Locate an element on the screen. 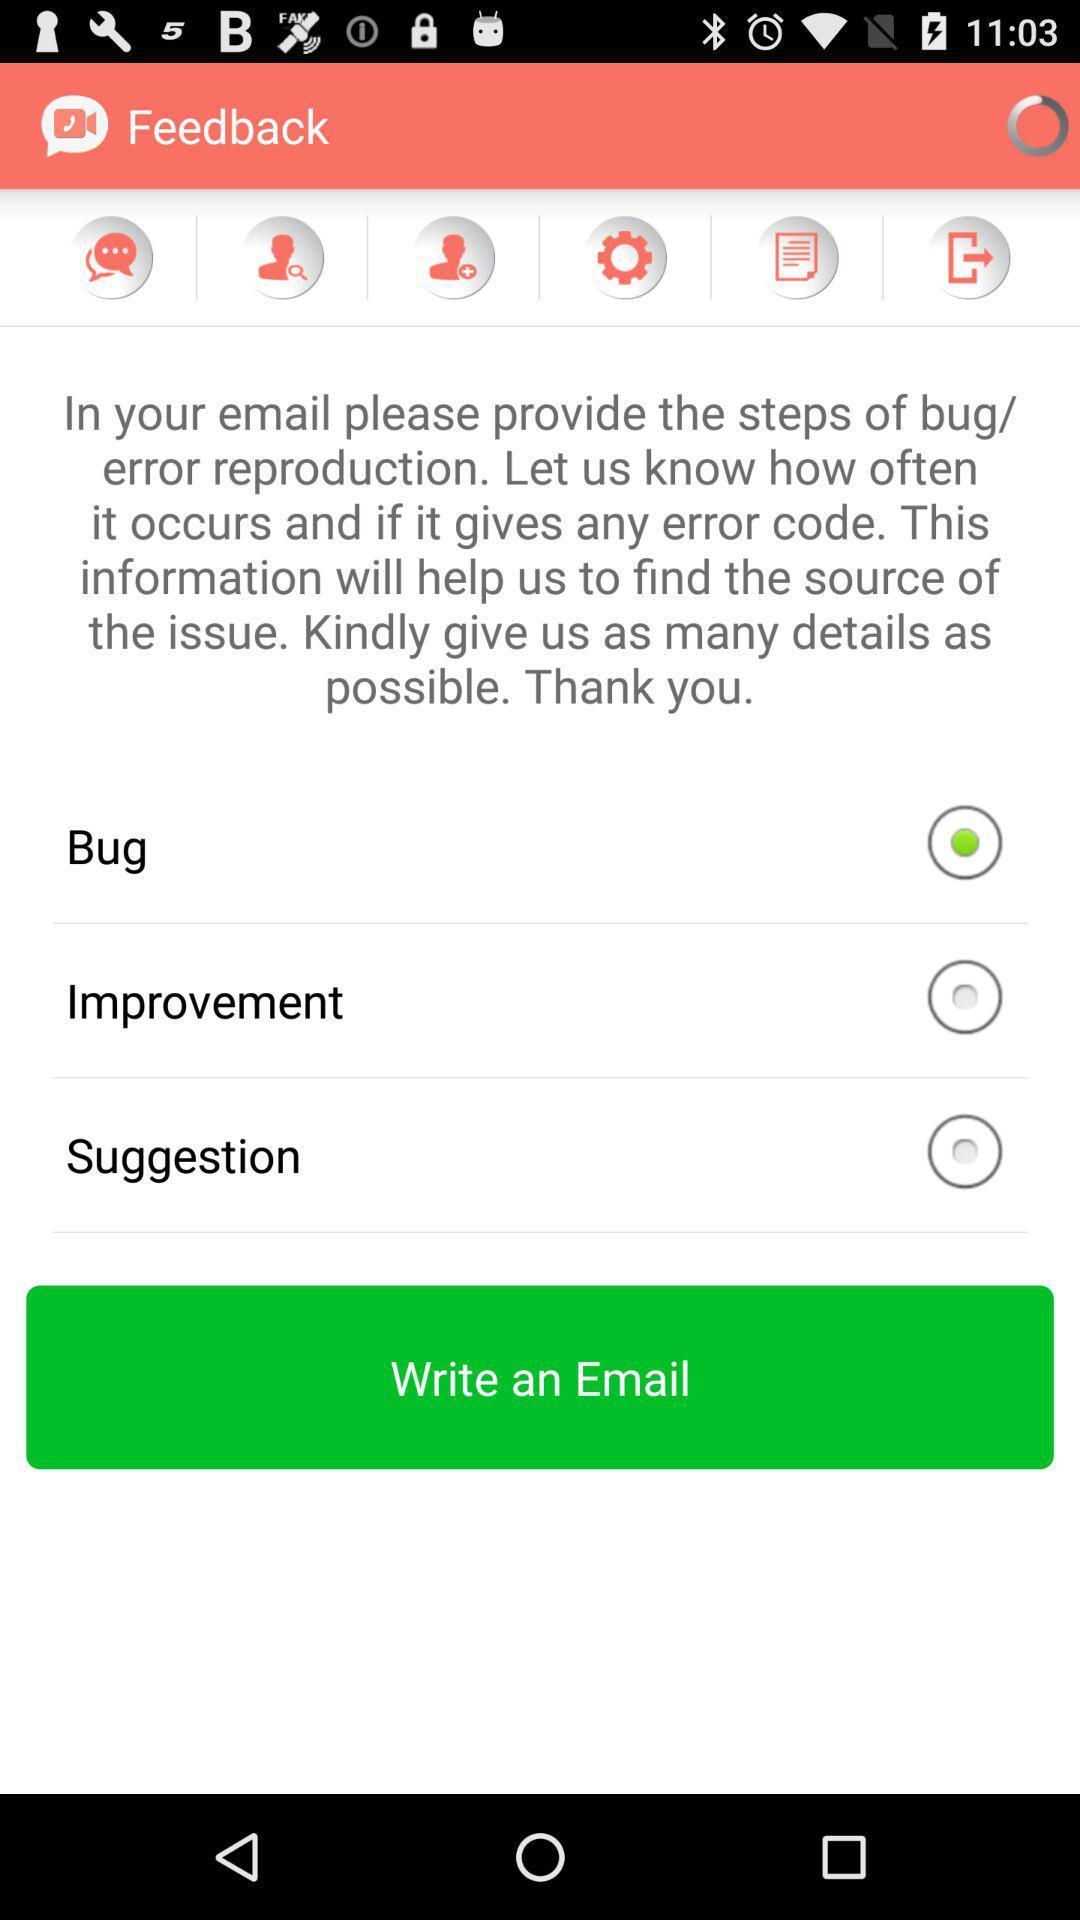 The height and width of the screenshot is (1920, 1080). the text below bug is located at coordinates (540, 1000).